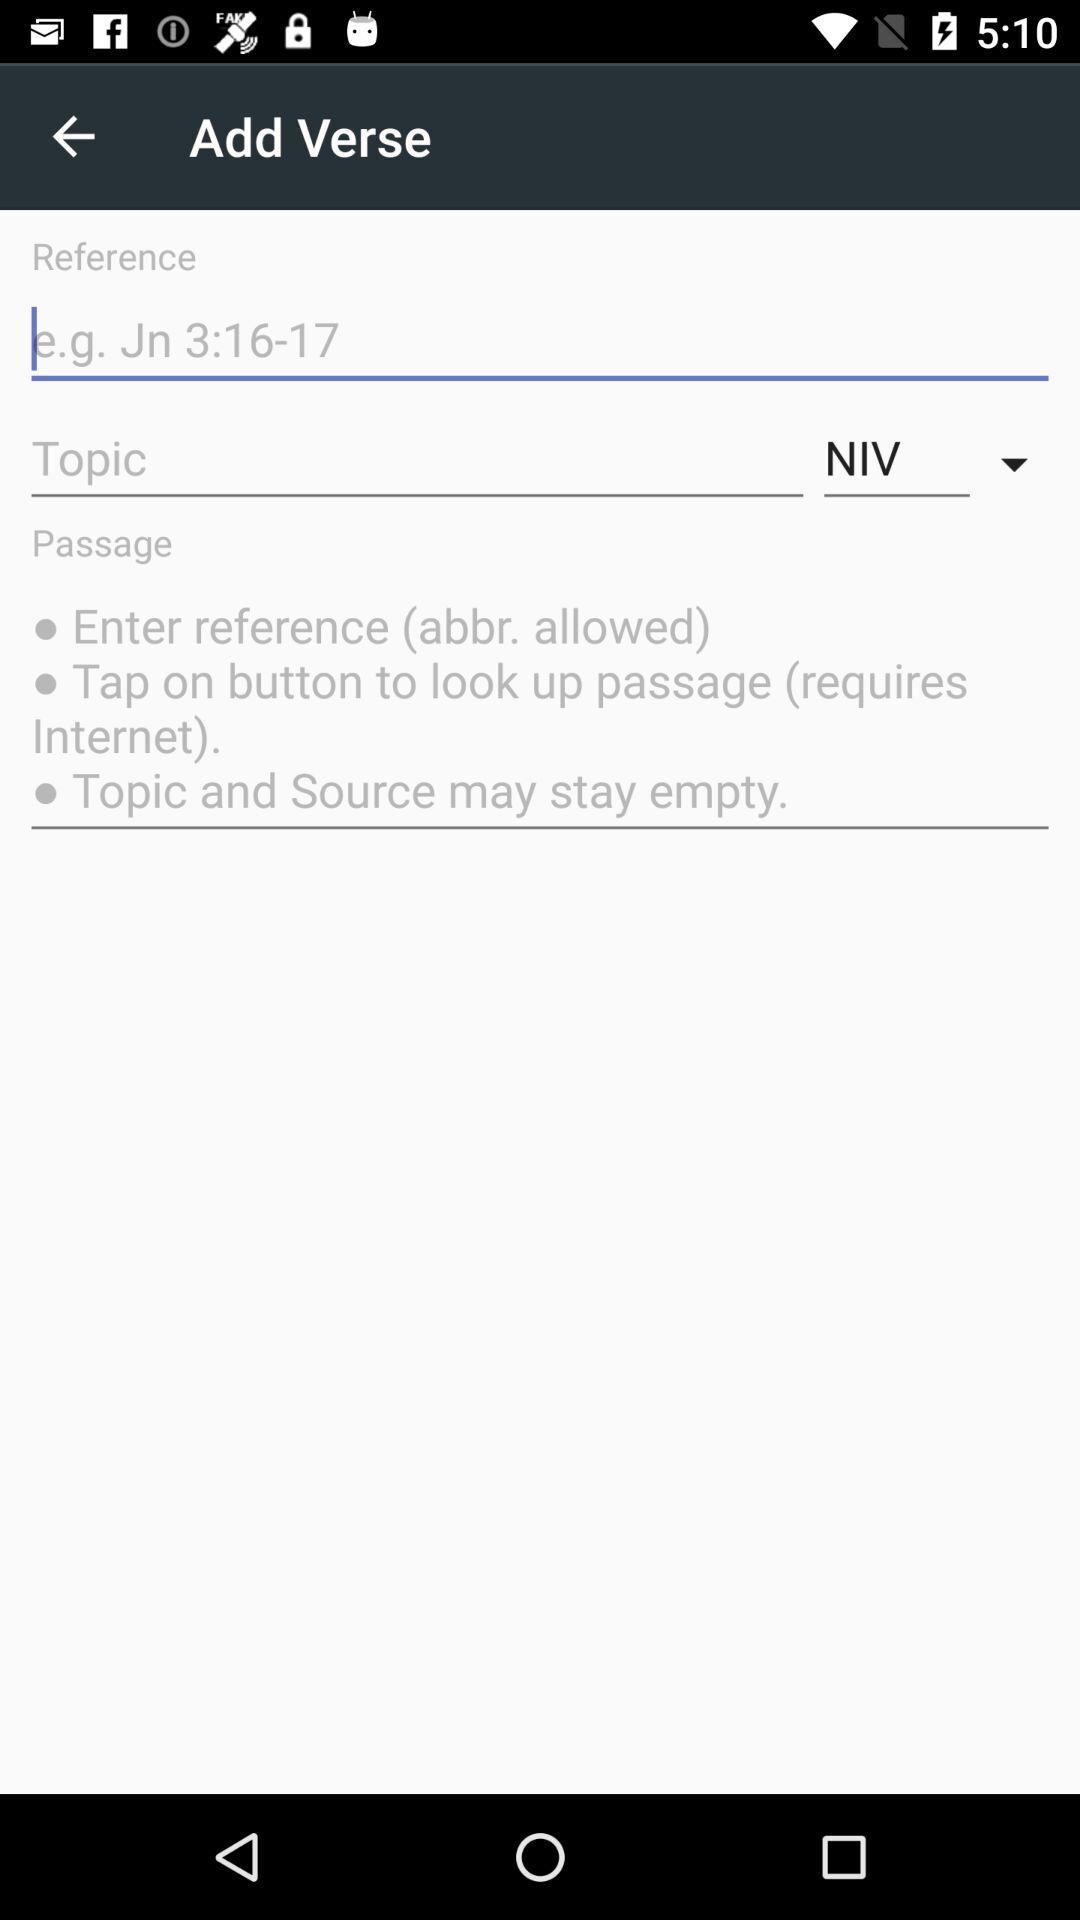 This screenshot has width=1080, height=1920. Describe the element at coordinates (896, 457) in the screenshot. I see `the niv item` at that location.